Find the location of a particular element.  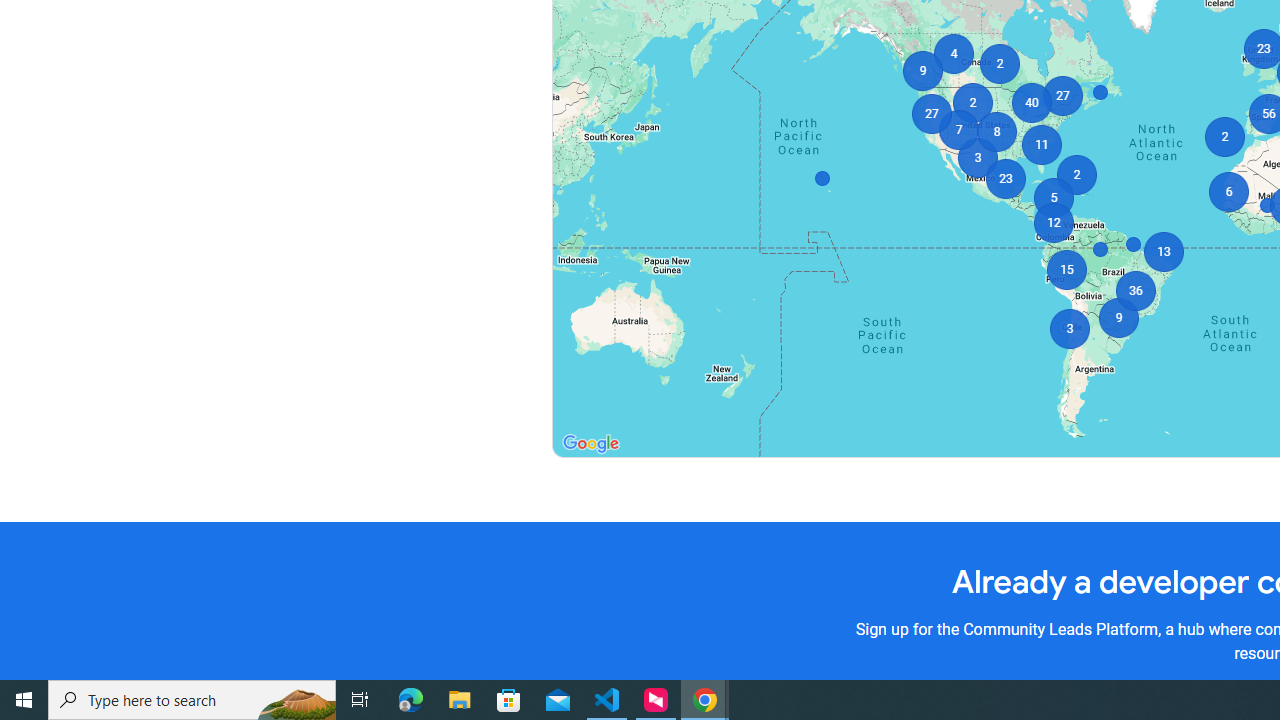

'Open this area in Google Maps (opens a new window)' is located at coordinates (589, 443).